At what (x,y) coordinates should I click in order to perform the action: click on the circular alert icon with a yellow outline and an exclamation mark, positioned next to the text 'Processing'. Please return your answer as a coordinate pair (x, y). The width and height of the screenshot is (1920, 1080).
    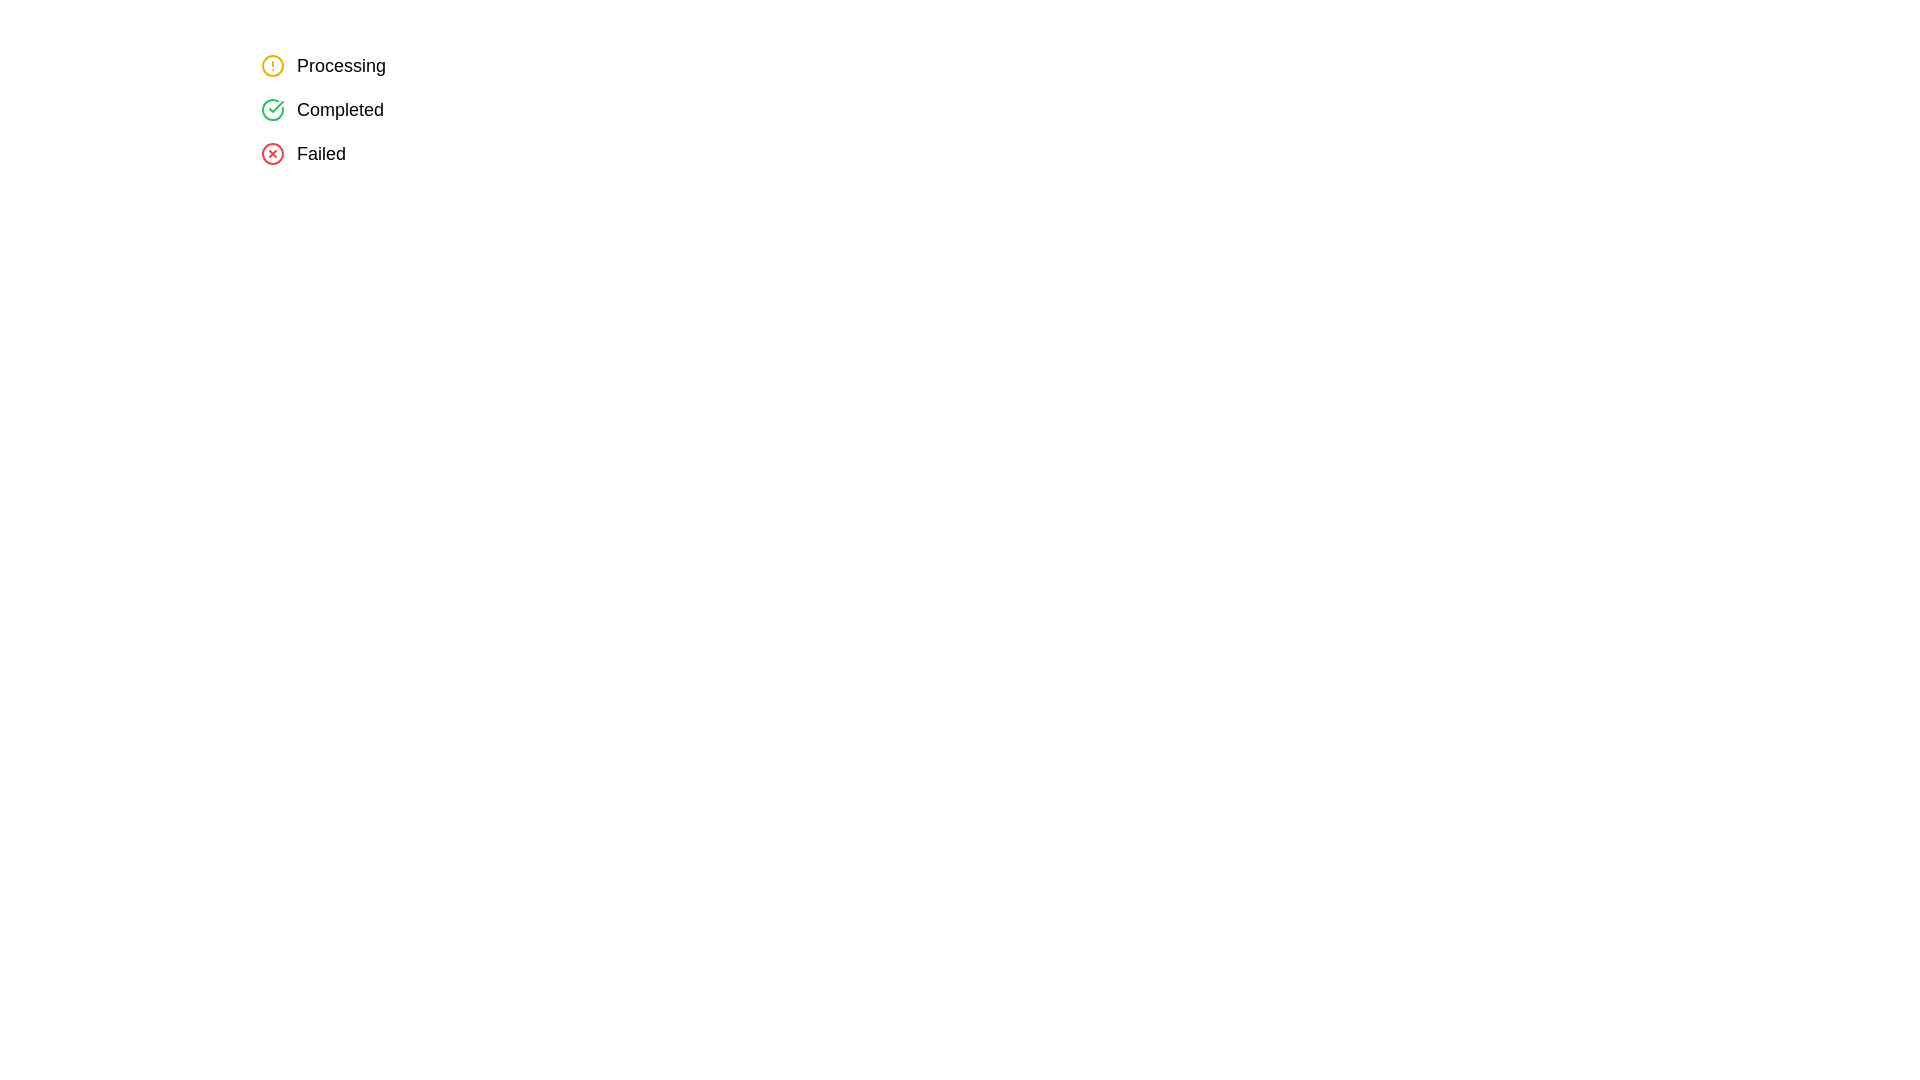
    Looking at the image, I should click on (272, 64).